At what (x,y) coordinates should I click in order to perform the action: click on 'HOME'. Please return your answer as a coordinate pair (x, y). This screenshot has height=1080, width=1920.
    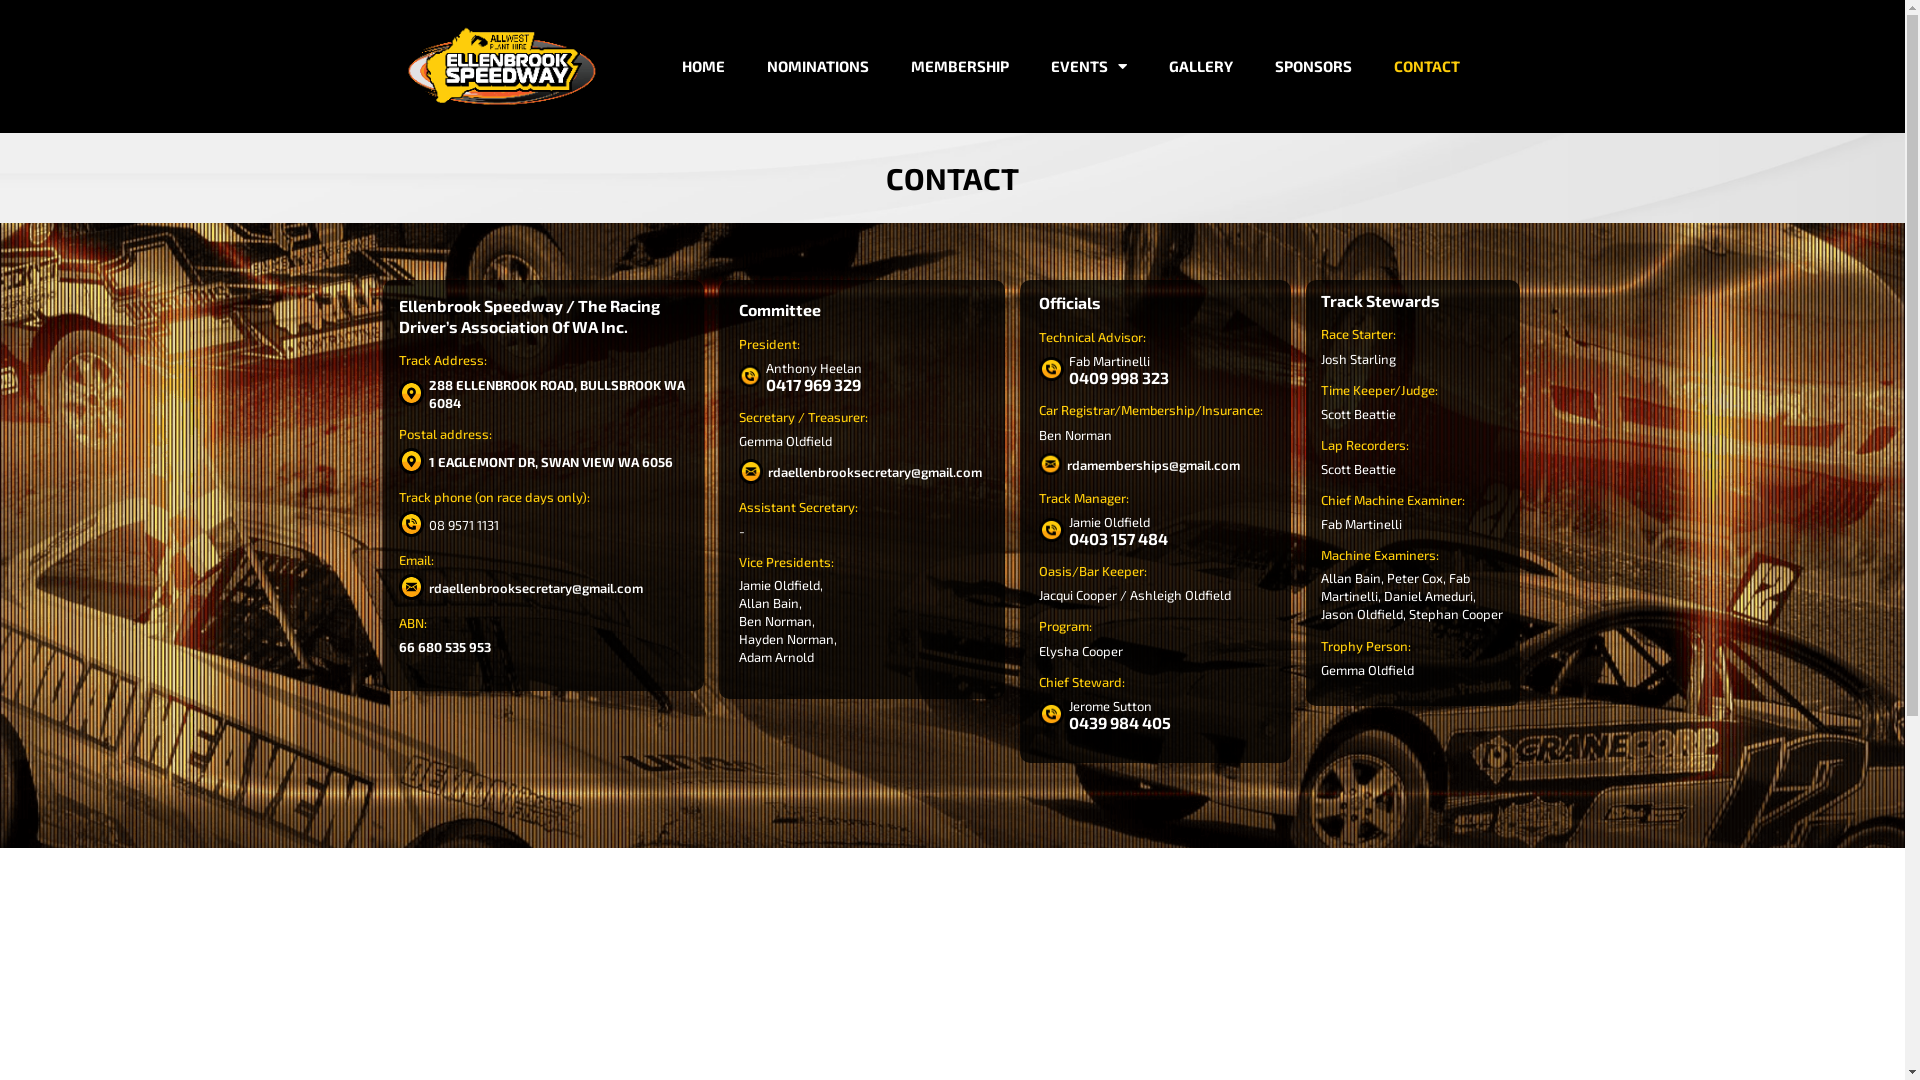
    Looking at the image, I should click on (703, 65).